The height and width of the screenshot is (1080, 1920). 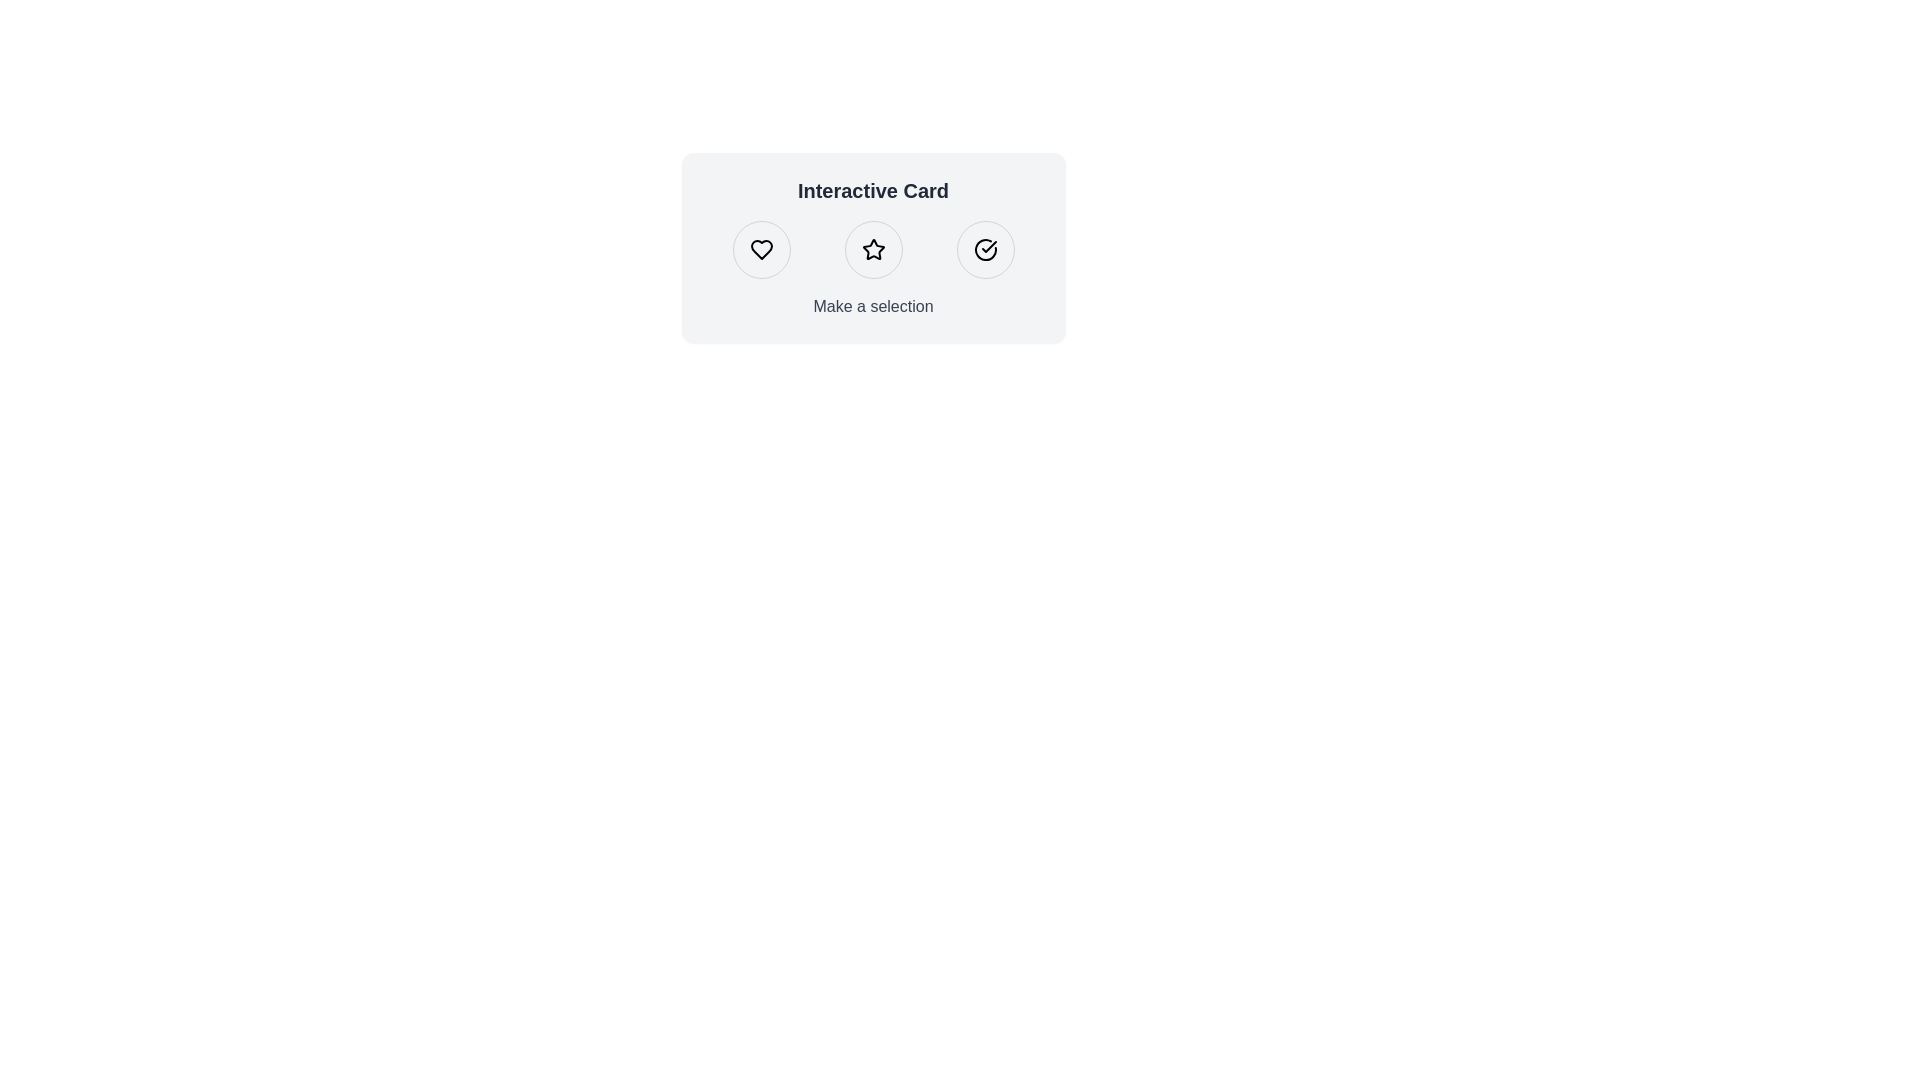 What do you see at coordinates (985, 249) in the screenshot?
I see `the rightmost icon within a horizontal set of three icons located centrally in a rectangular card` at bounding box center [985, 249].